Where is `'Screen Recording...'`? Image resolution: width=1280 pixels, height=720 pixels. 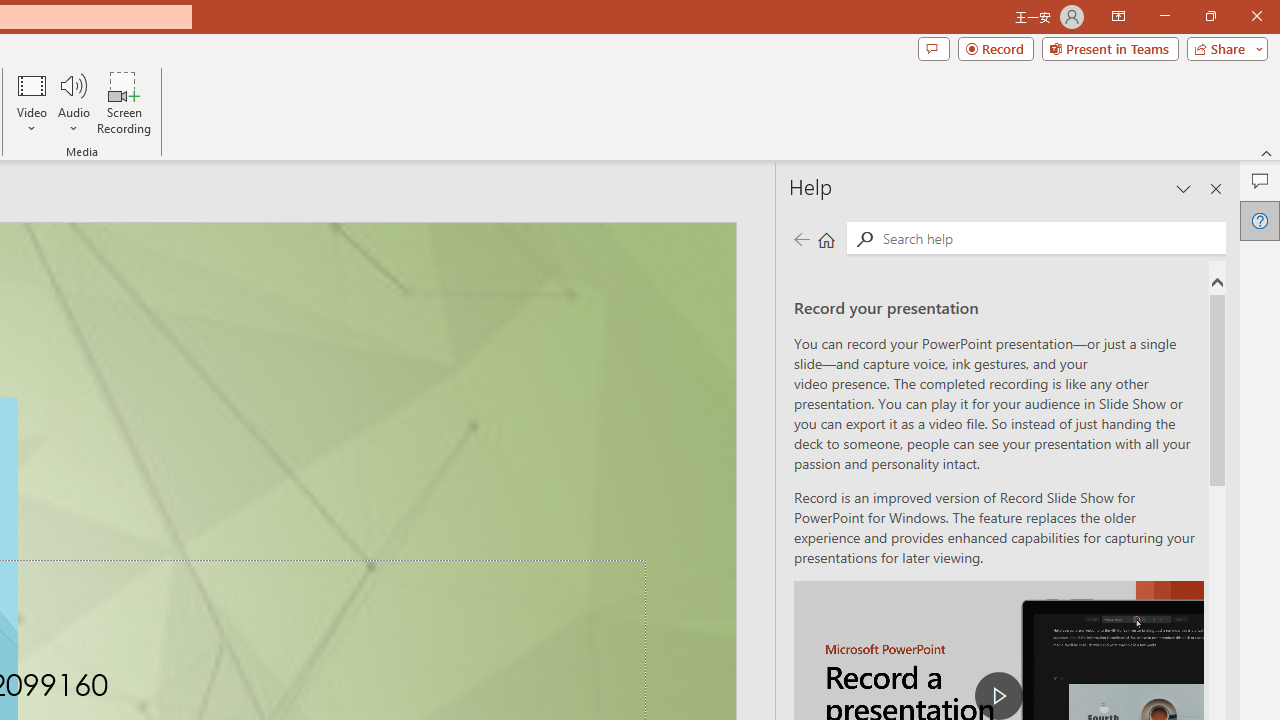 'Screen Recording...' is located at coordinates (123, 103).